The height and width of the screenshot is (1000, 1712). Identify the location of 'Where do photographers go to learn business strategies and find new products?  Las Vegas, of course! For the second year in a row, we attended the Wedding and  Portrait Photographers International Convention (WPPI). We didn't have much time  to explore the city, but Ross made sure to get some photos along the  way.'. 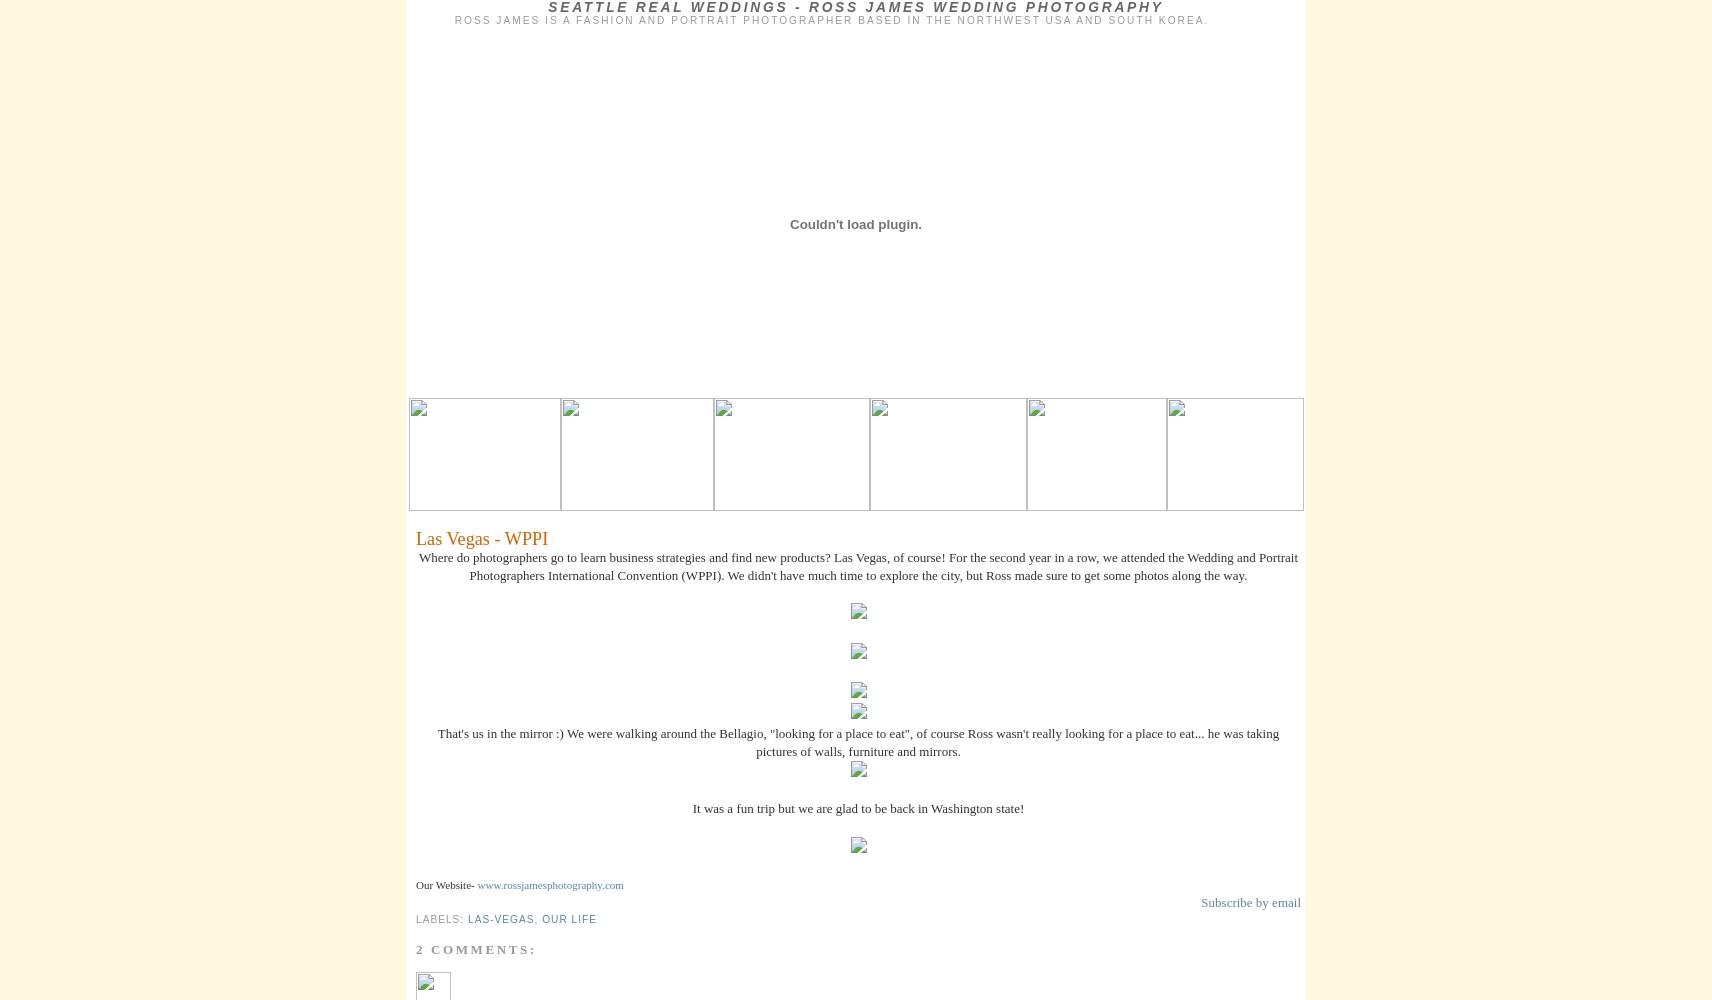
(857, 565).